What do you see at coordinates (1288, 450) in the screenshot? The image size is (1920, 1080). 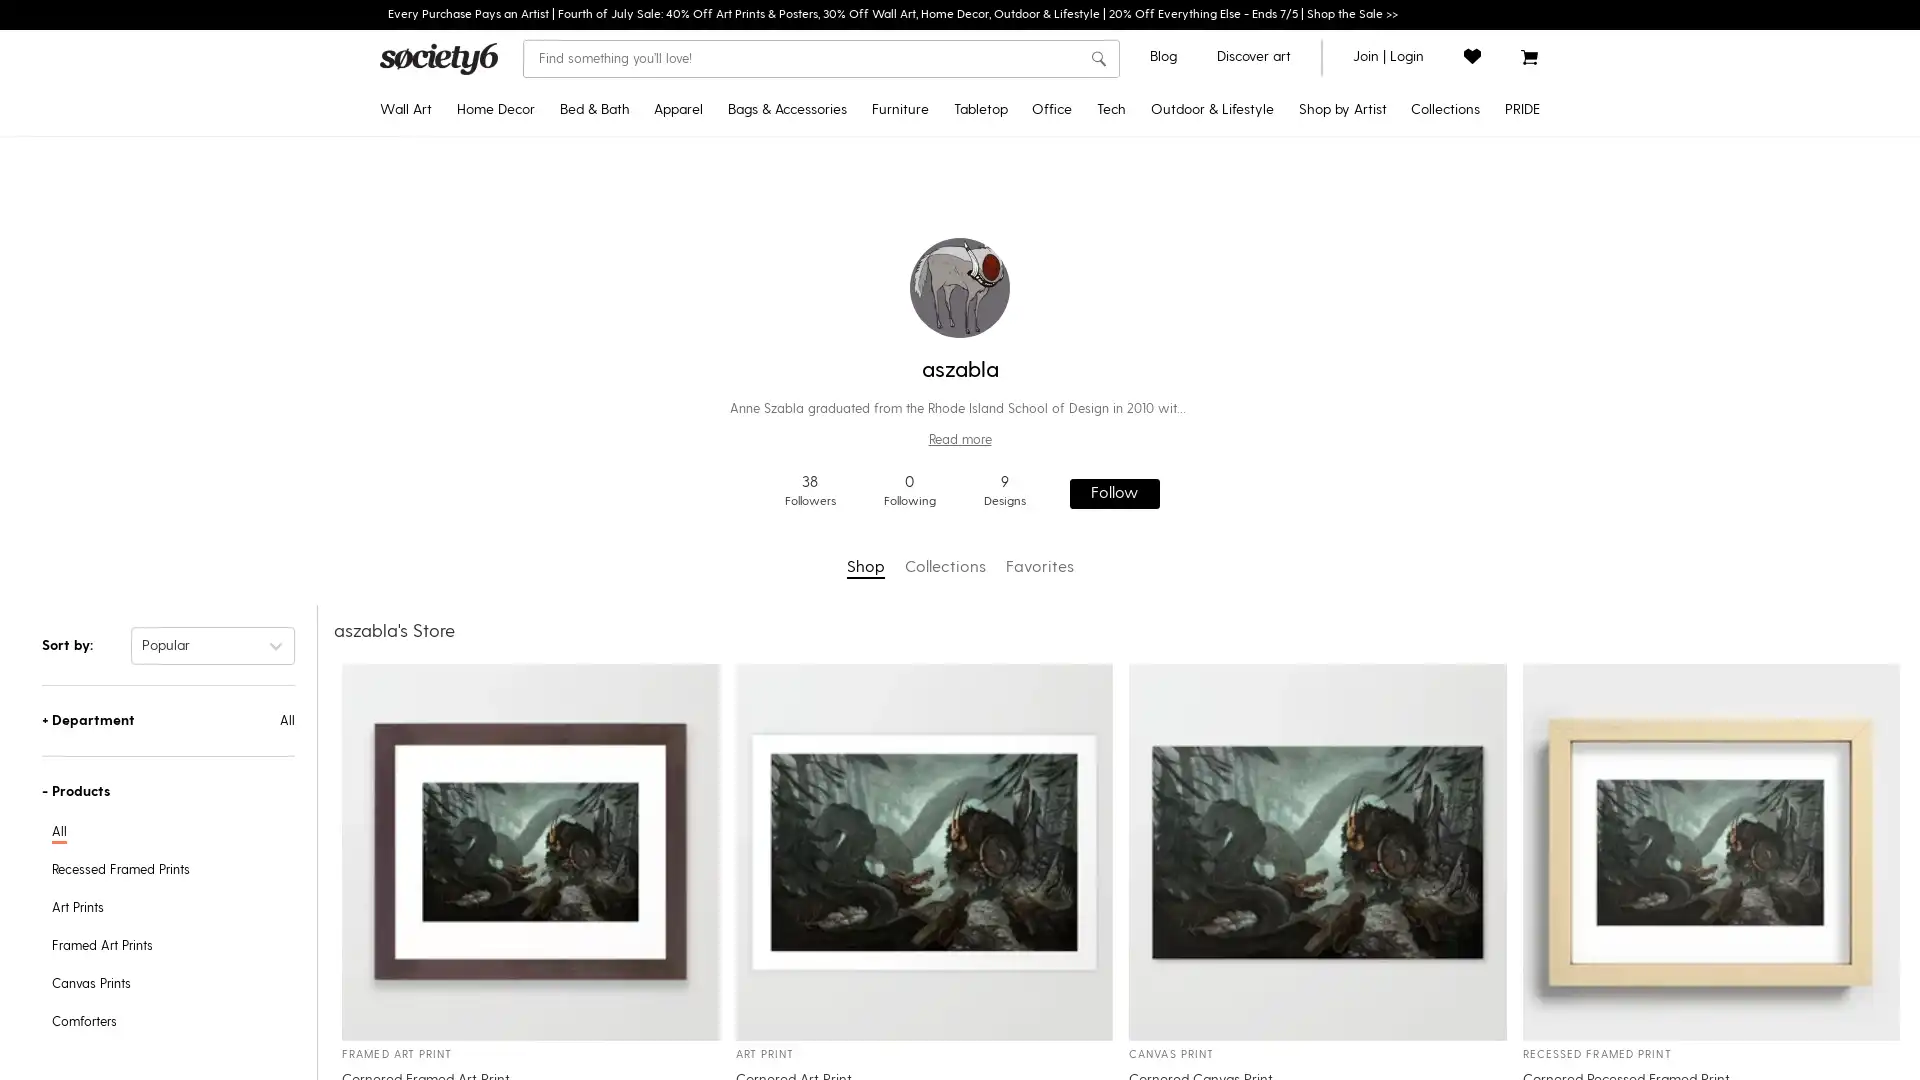 I see `Shop by Artist` at bounding box center [1288, 450].